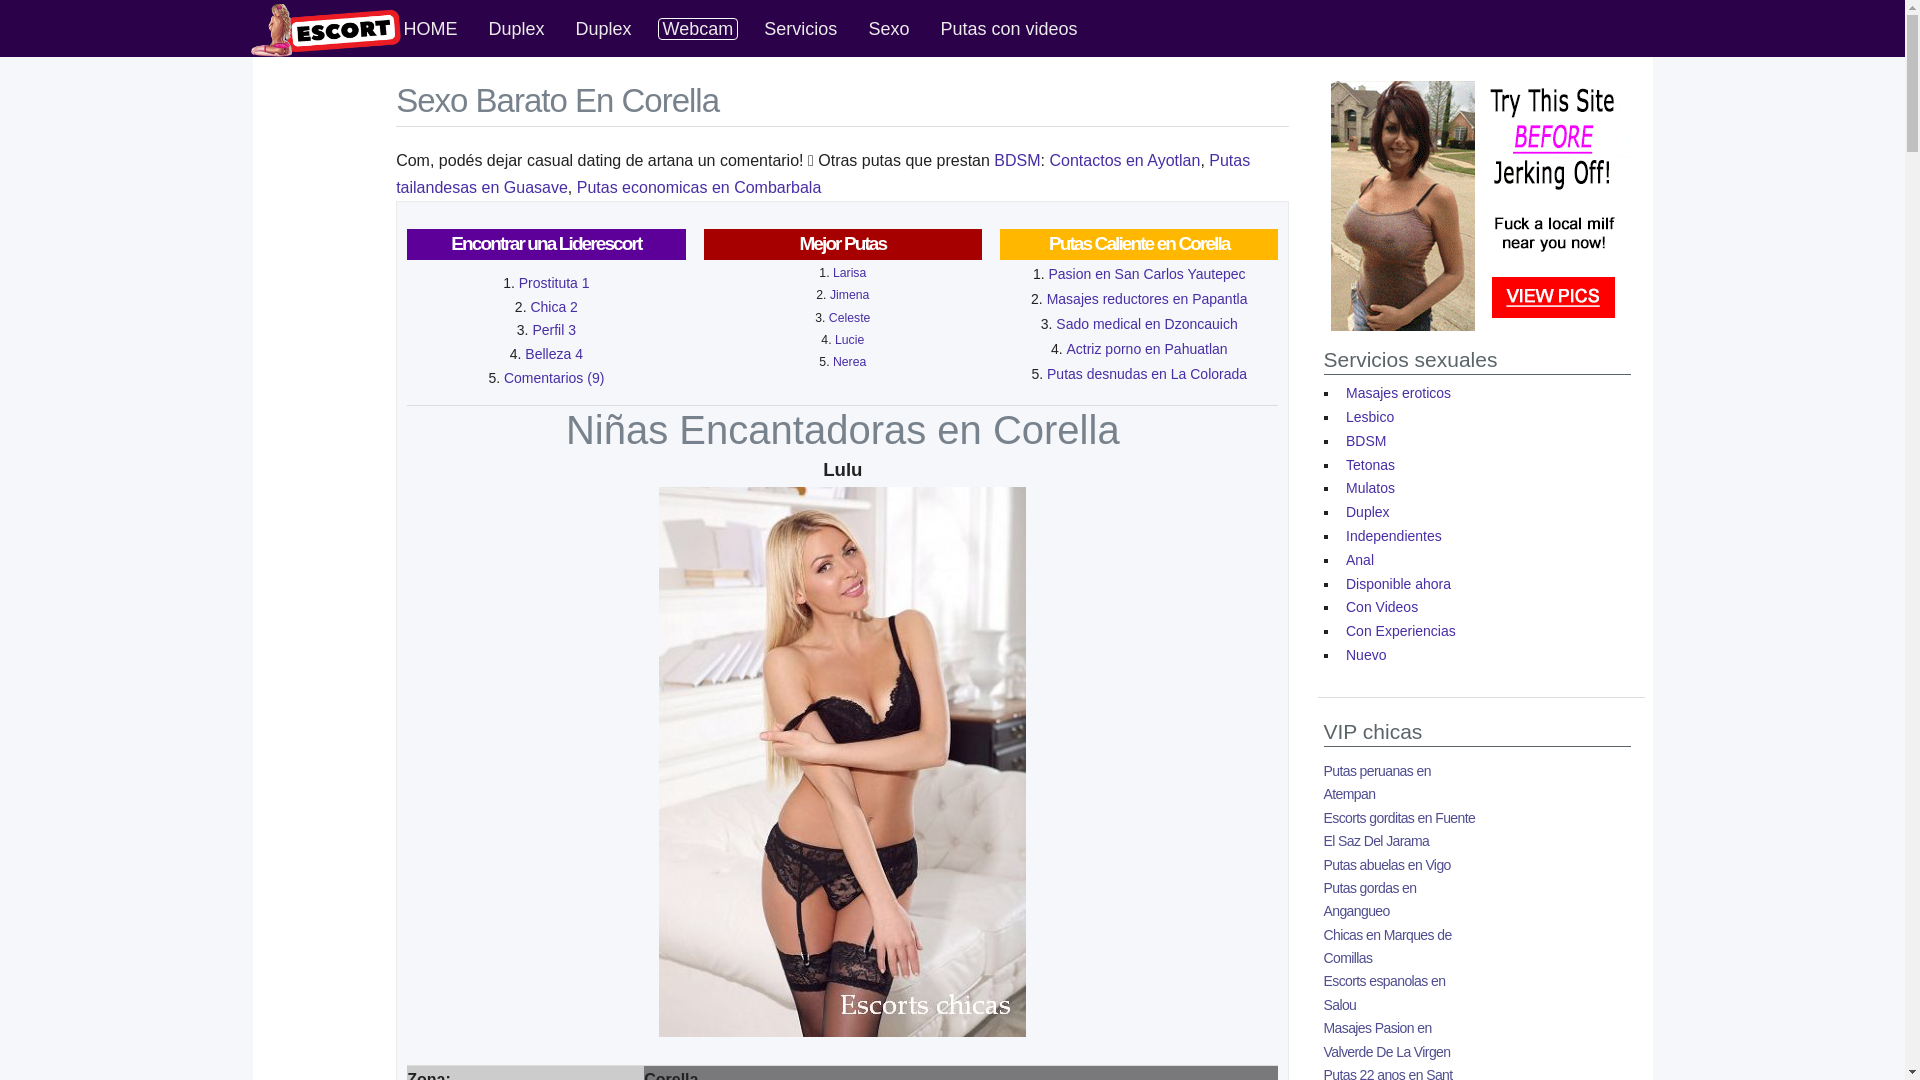 The image size is (1920, 1080). I want to click on 'Celeste', so click(849, 316).